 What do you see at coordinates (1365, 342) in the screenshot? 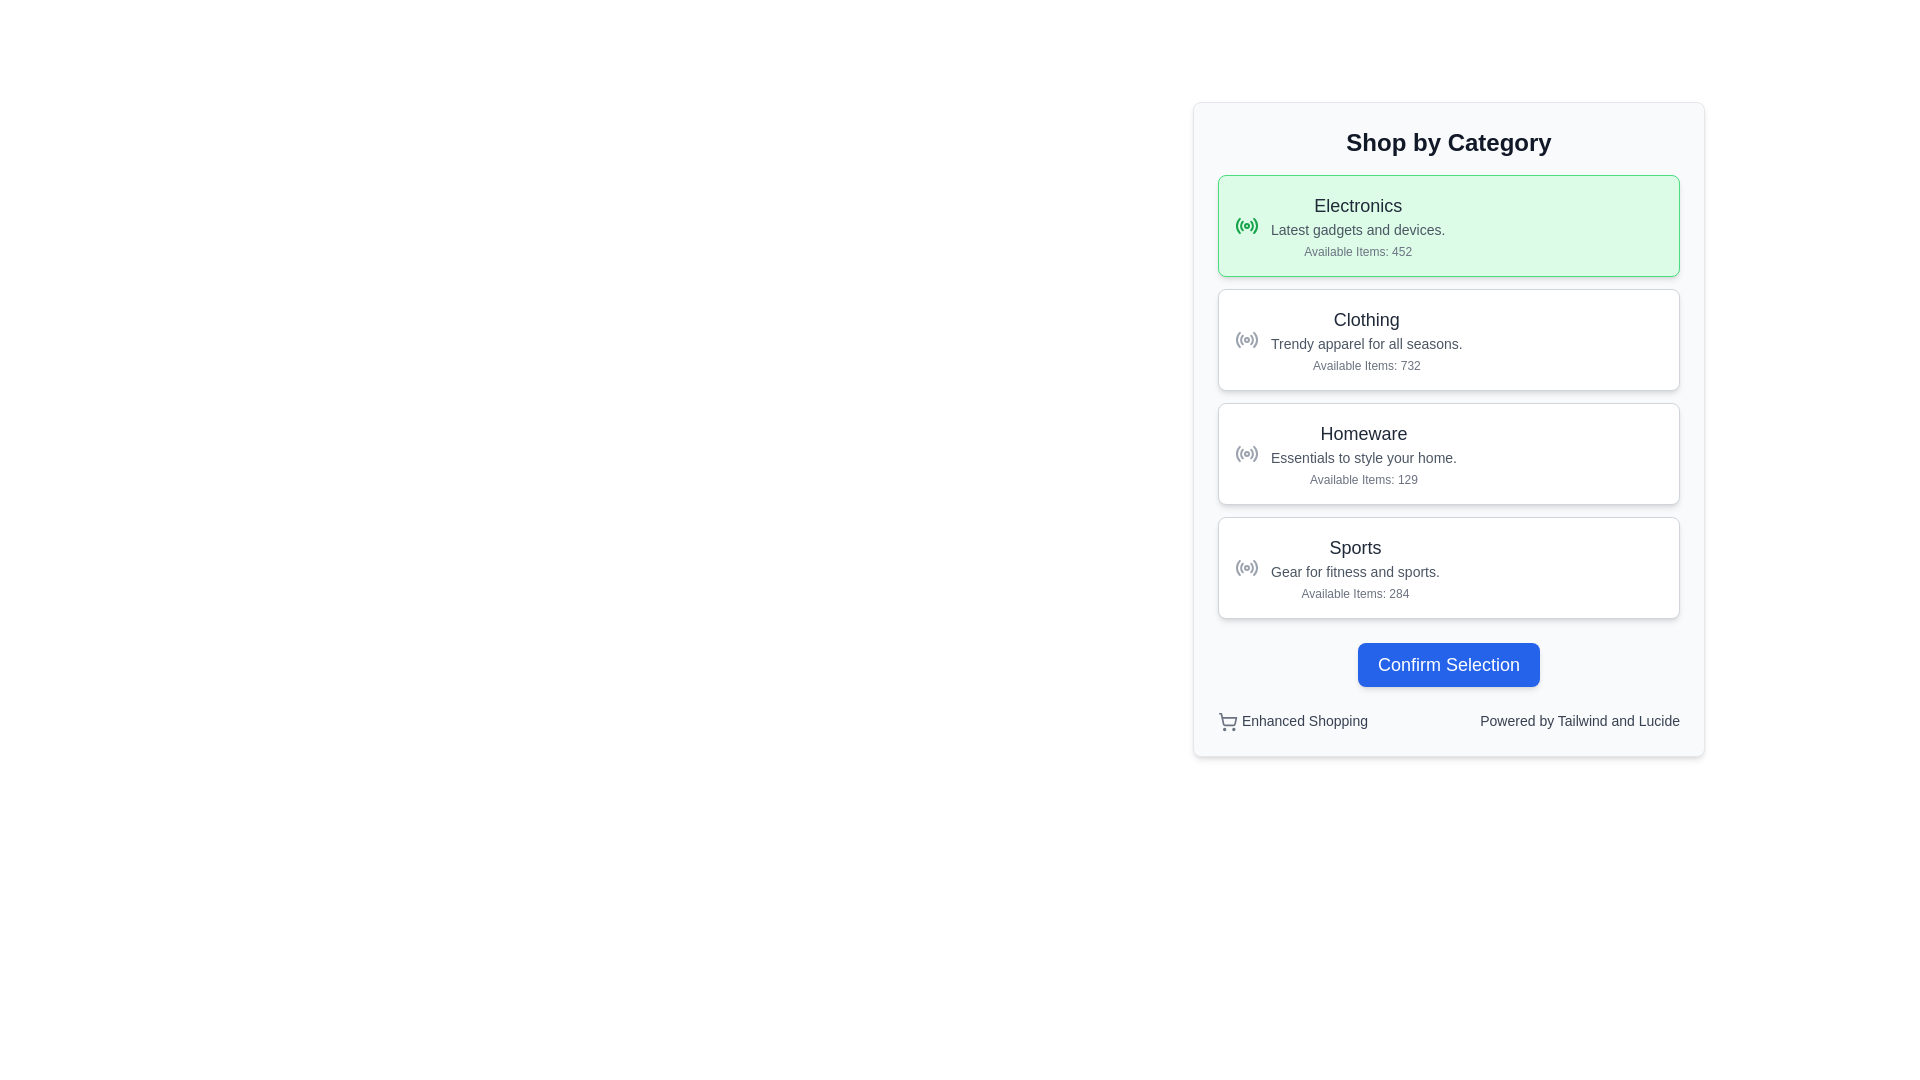
I see `the static text that reads 'Trendy apparel for all seasons.', styled in gray and positioned between 'Clothing' and 'Available Items: 732' in the 'Shop by Category' section` at bounding box center [1365, 342].